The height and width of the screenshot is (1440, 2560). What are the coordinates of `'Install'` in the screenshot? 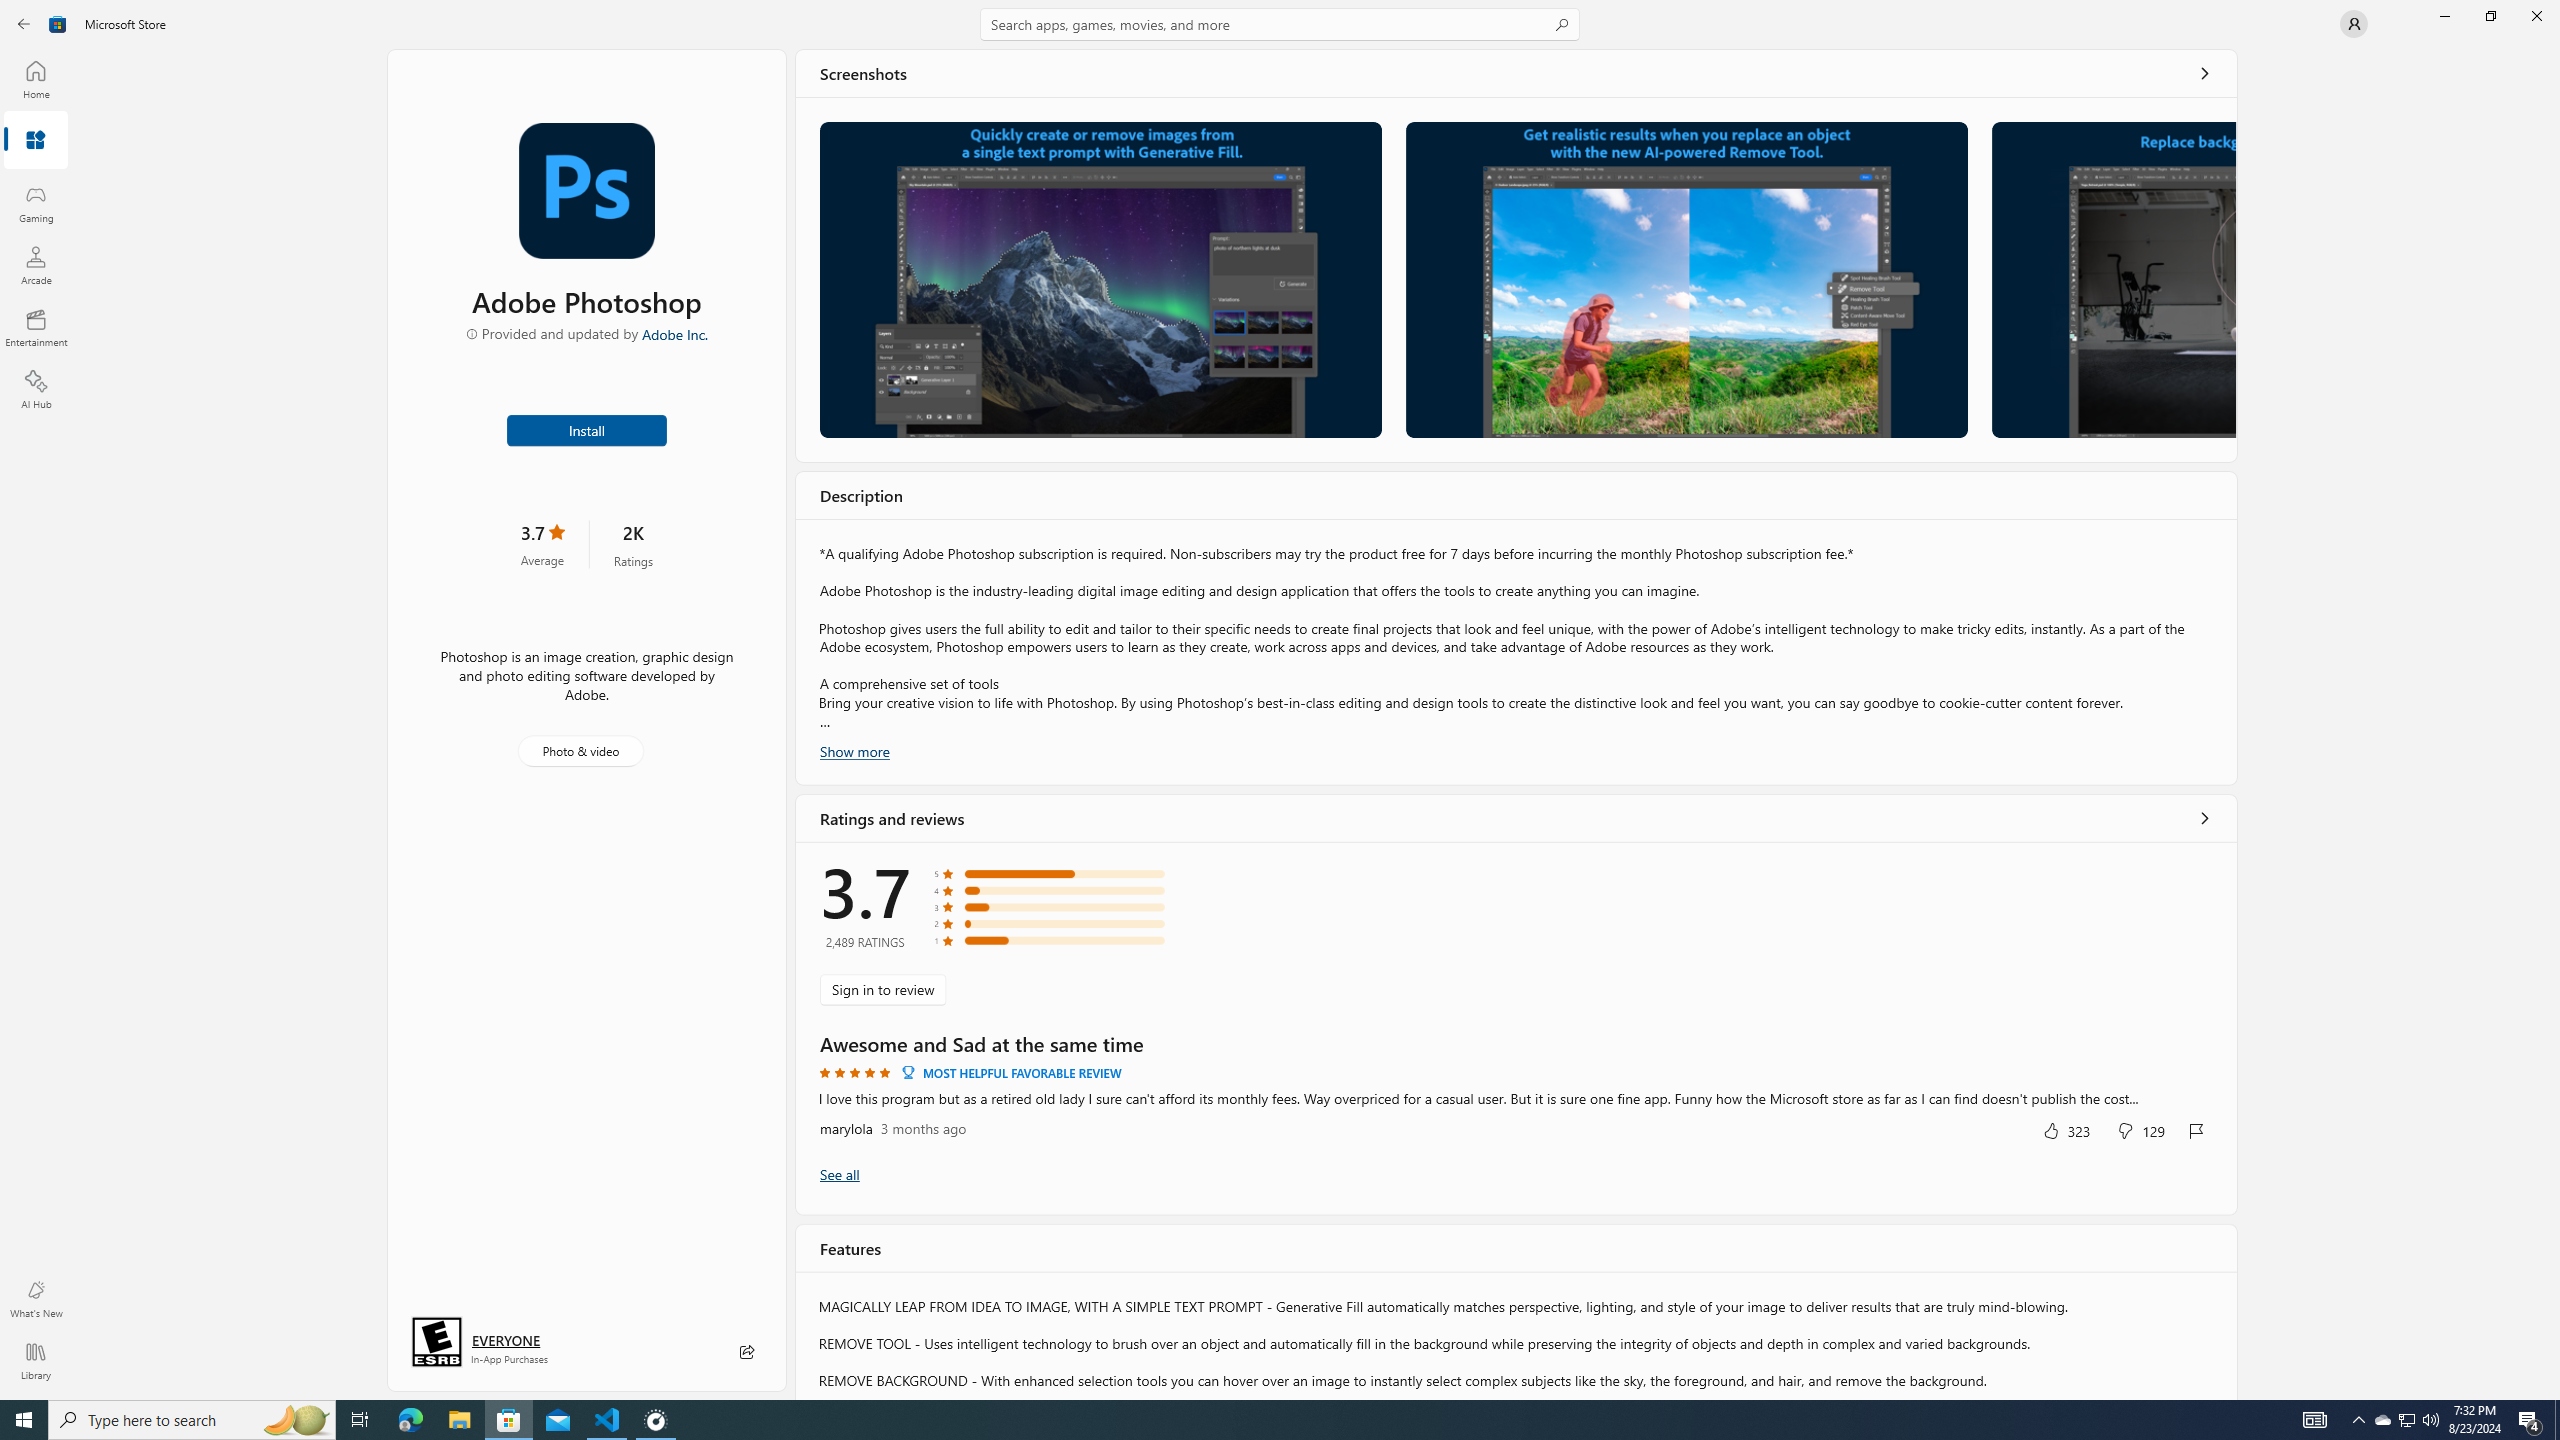 It's located at (587, 428).